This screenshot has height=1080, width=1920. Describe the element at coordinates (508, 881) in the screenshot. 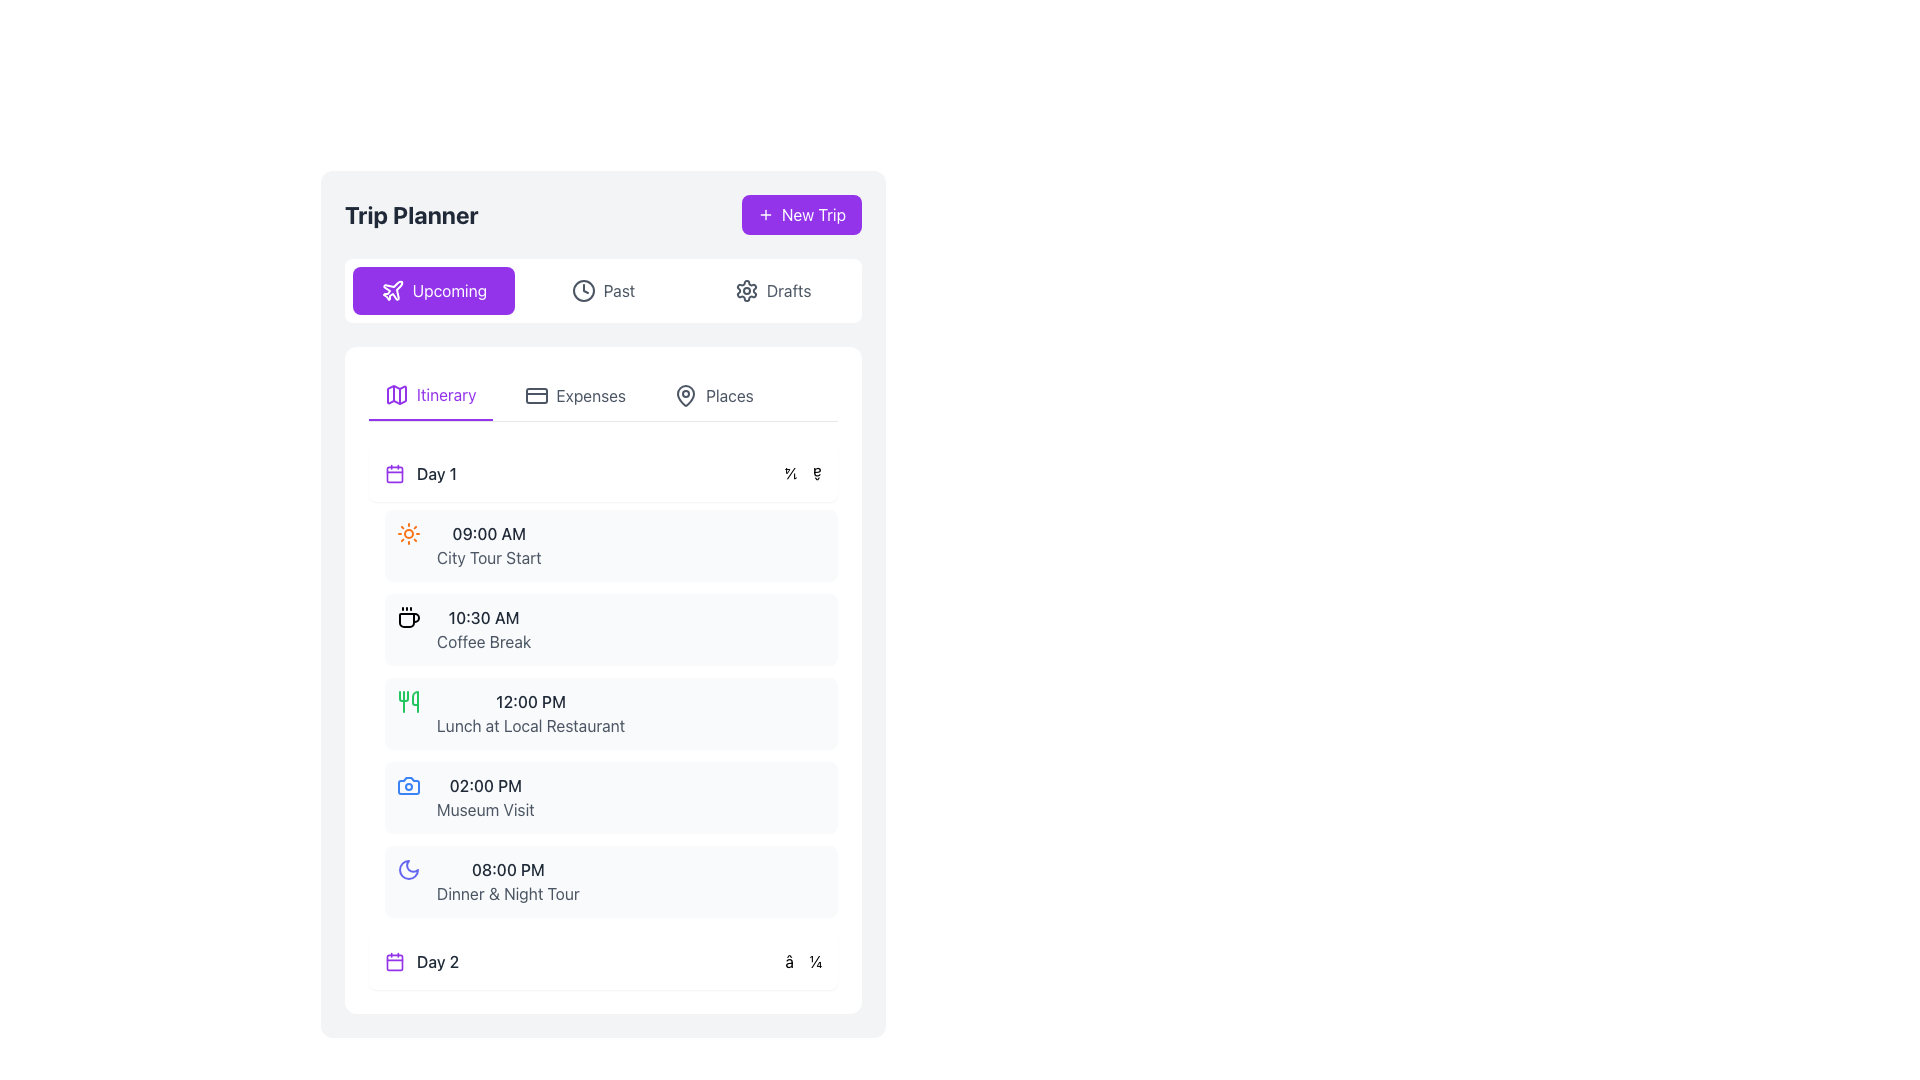

I see `the schedule entry text block indicating '08:00 PM' and 'Dinner & Night Tour'` at that location.